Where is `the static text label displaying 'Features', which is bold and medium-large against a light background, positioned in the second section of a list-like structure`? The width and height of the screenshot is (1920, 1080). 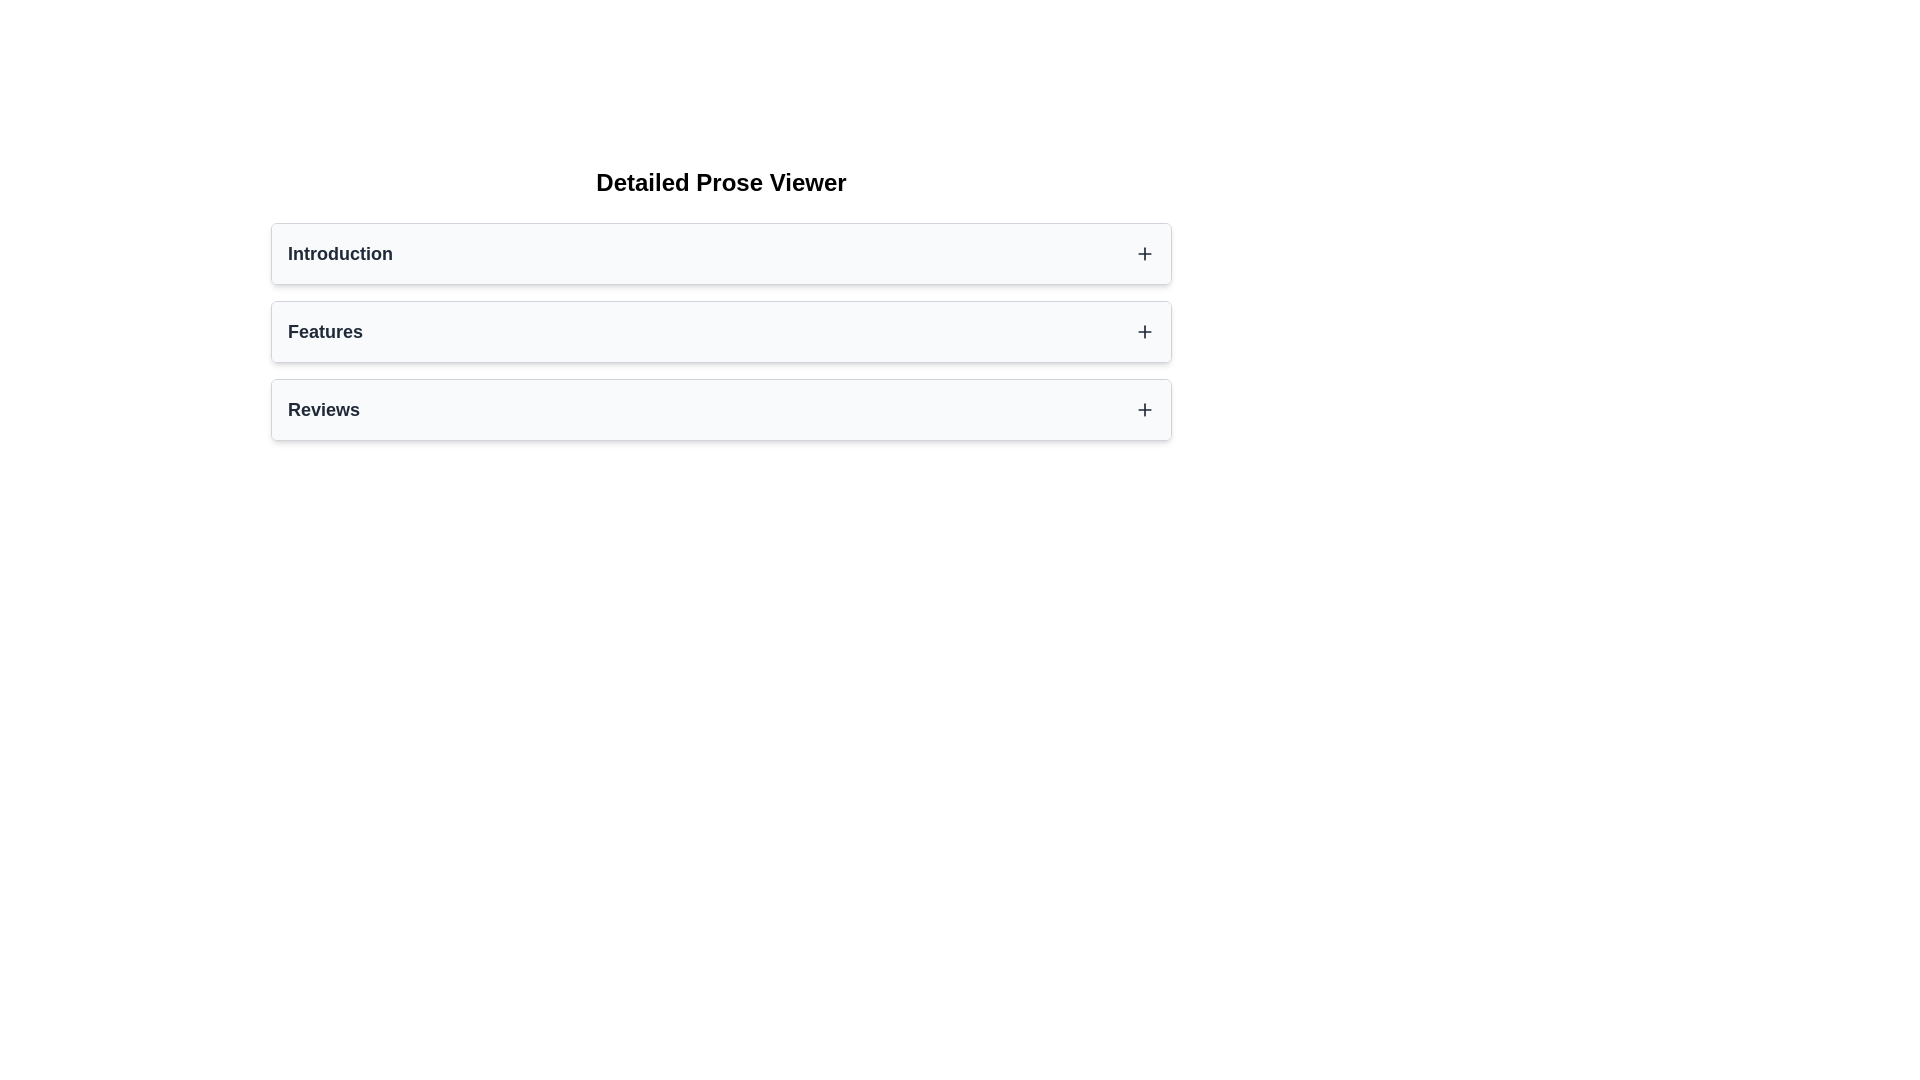 the static text label displaying 'Features', which is bold and medium-large against a light background, positioned in the second section of a list-like structure is located at coordinates (325, 330).